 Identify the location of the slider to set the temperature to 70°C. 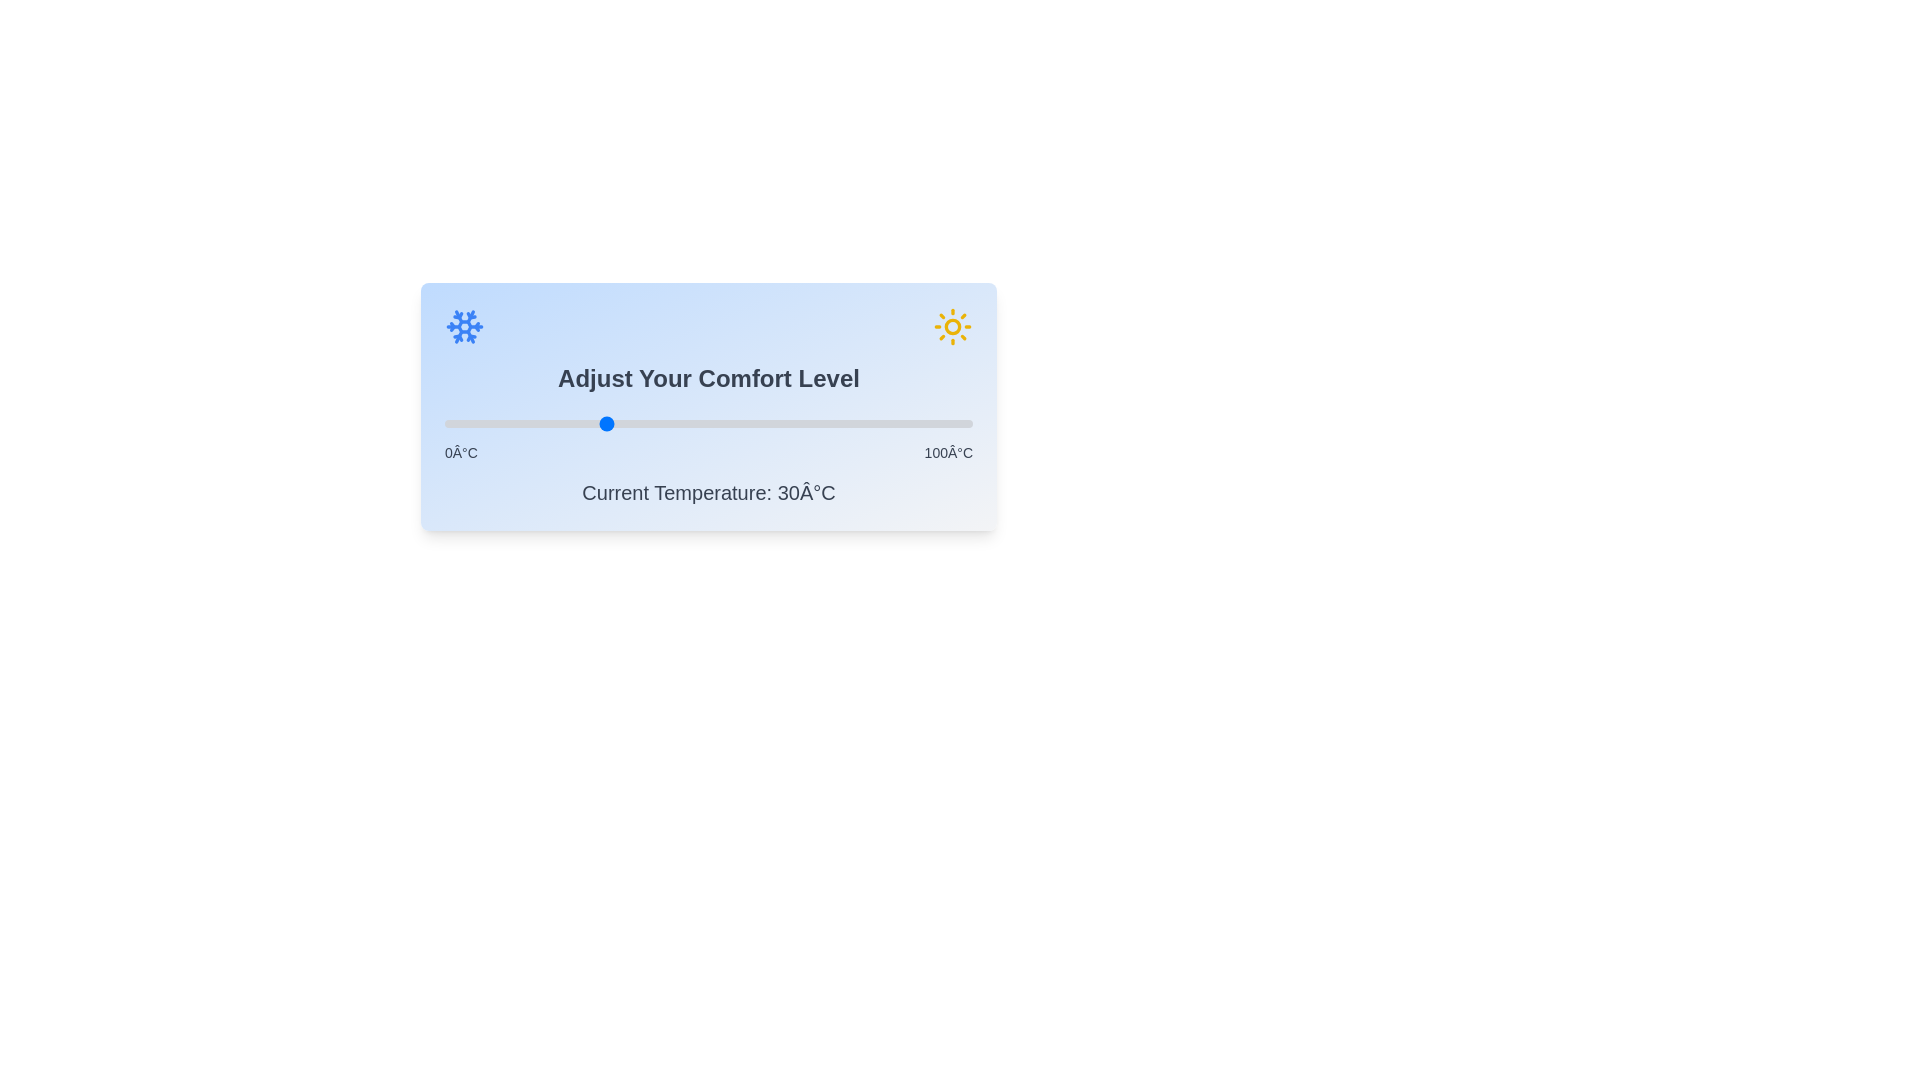
(814, 423).